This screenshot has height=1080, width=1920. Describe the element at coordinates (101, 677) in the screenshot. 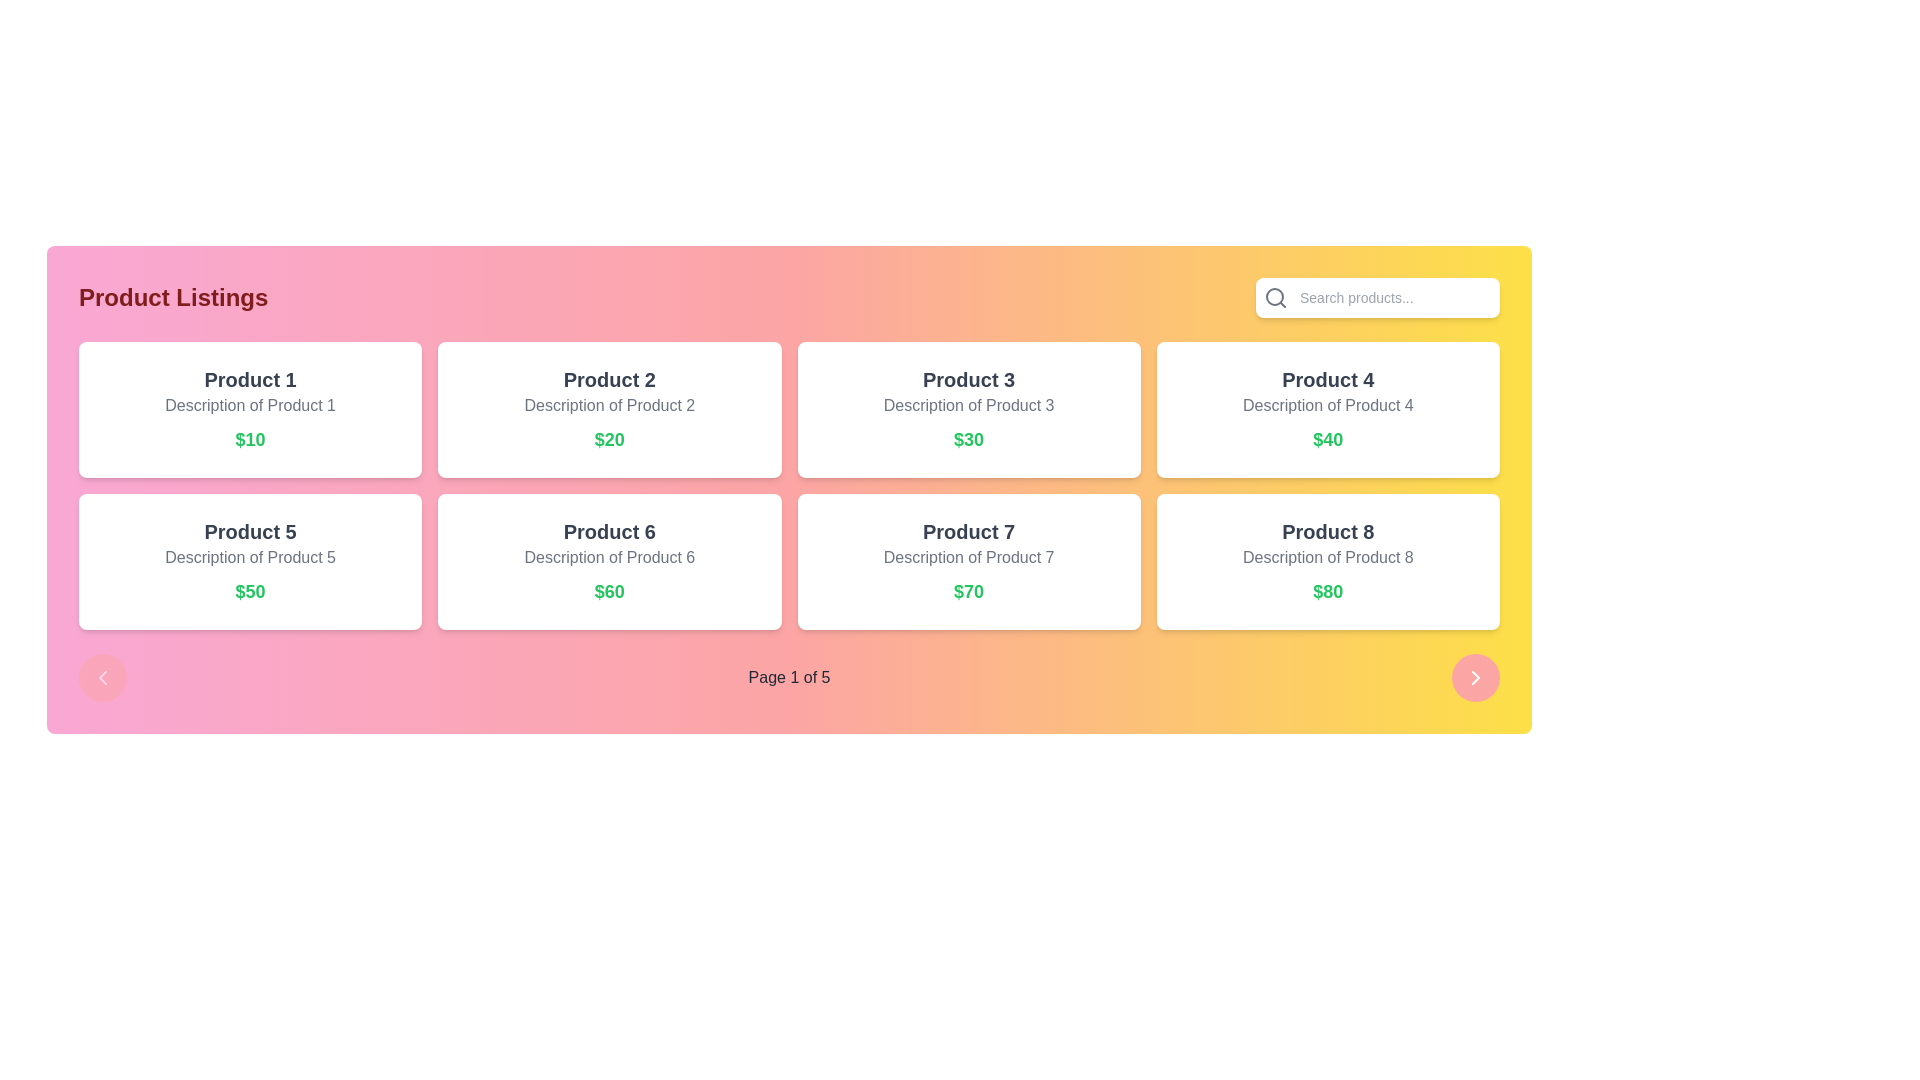

I see `the circular red button with a leftward arrow icon located at the bottom-left of the pagination area` at that location.